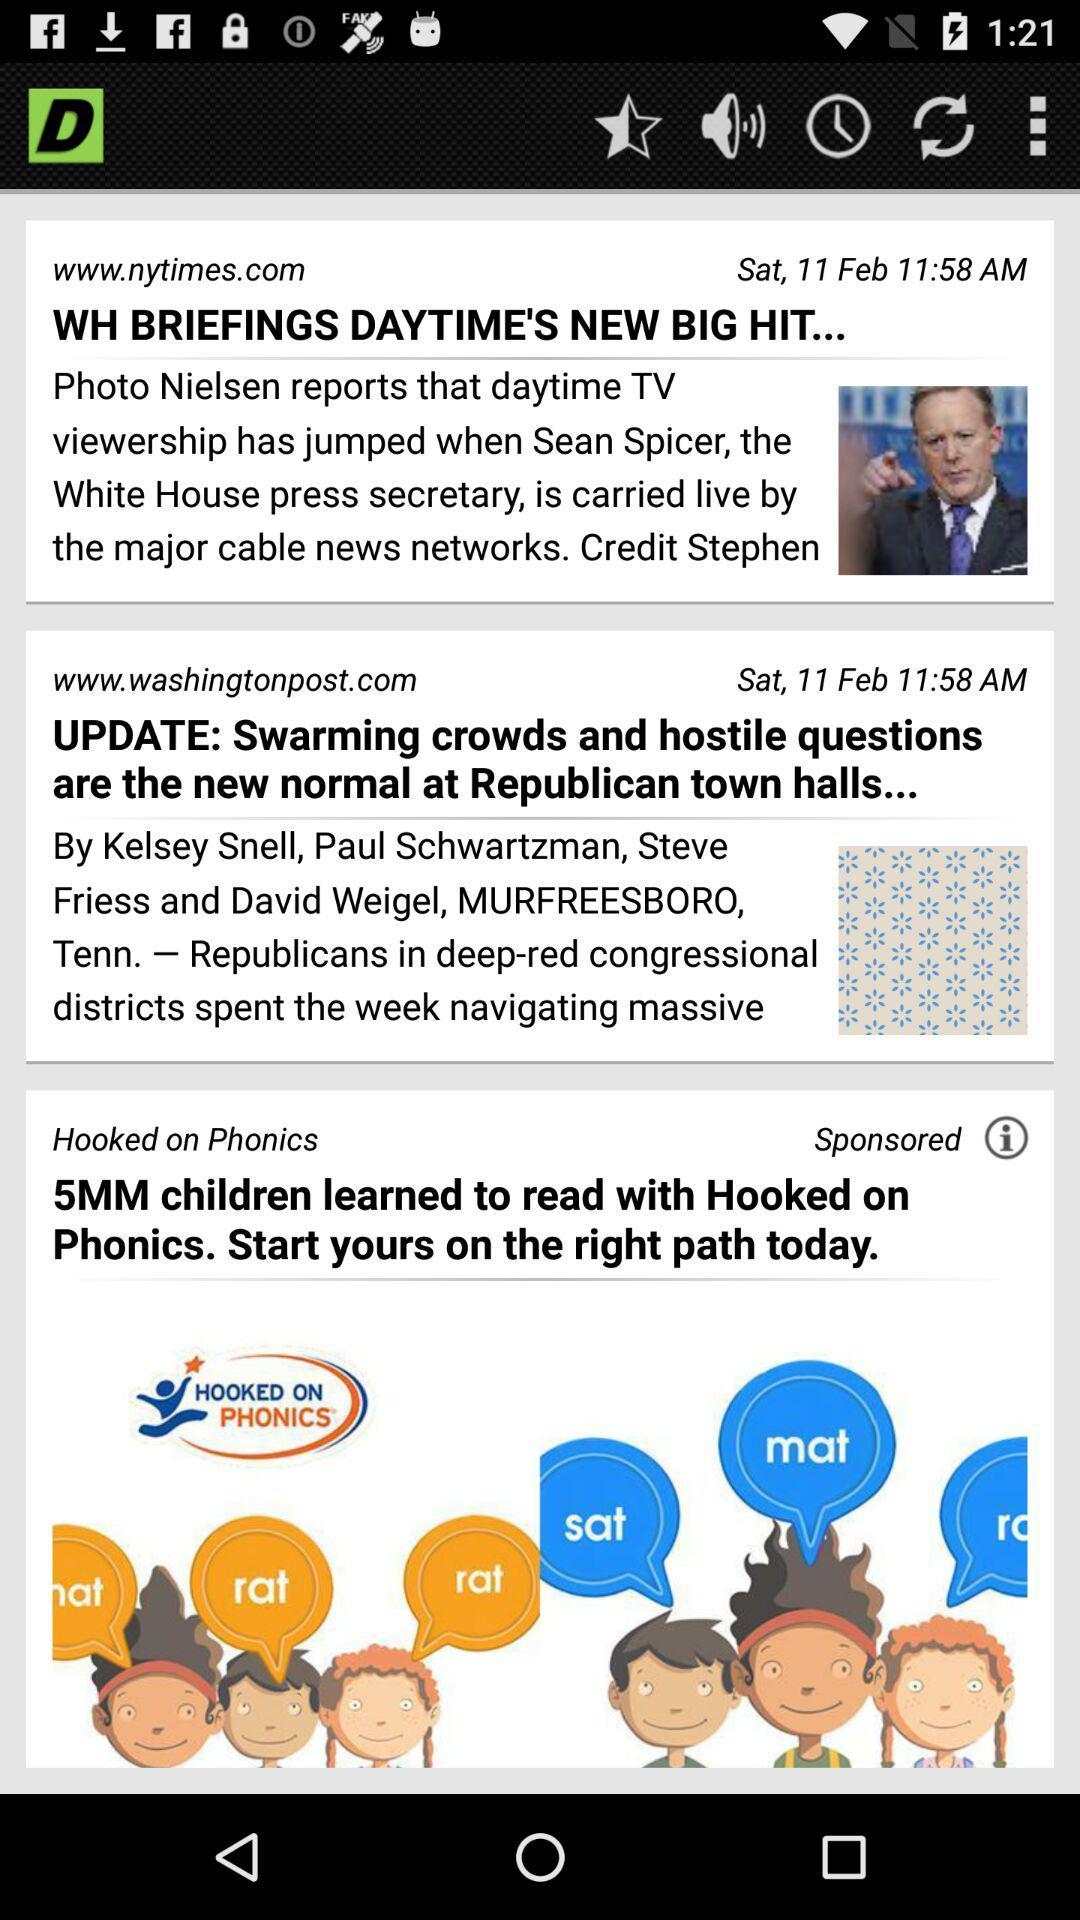 The width and height of the screenshot is (1080, 1920). I want to click on details, so click(1006, 1137).